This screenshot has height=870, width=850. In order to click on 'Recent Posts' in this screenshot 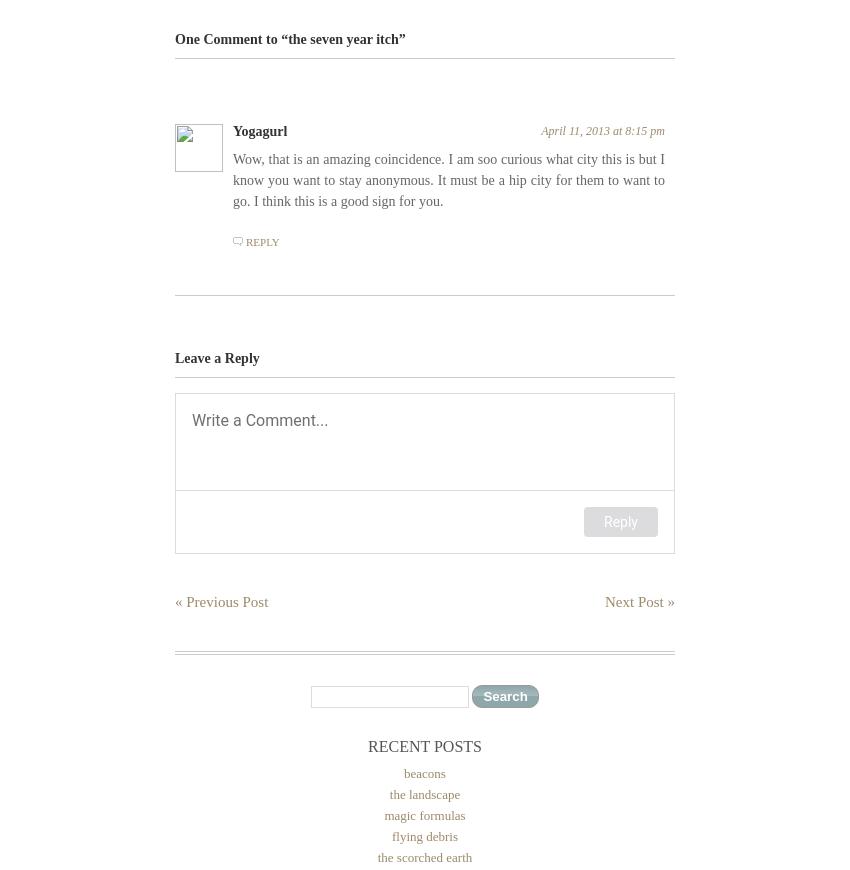, I will do `click(424, 746)`.